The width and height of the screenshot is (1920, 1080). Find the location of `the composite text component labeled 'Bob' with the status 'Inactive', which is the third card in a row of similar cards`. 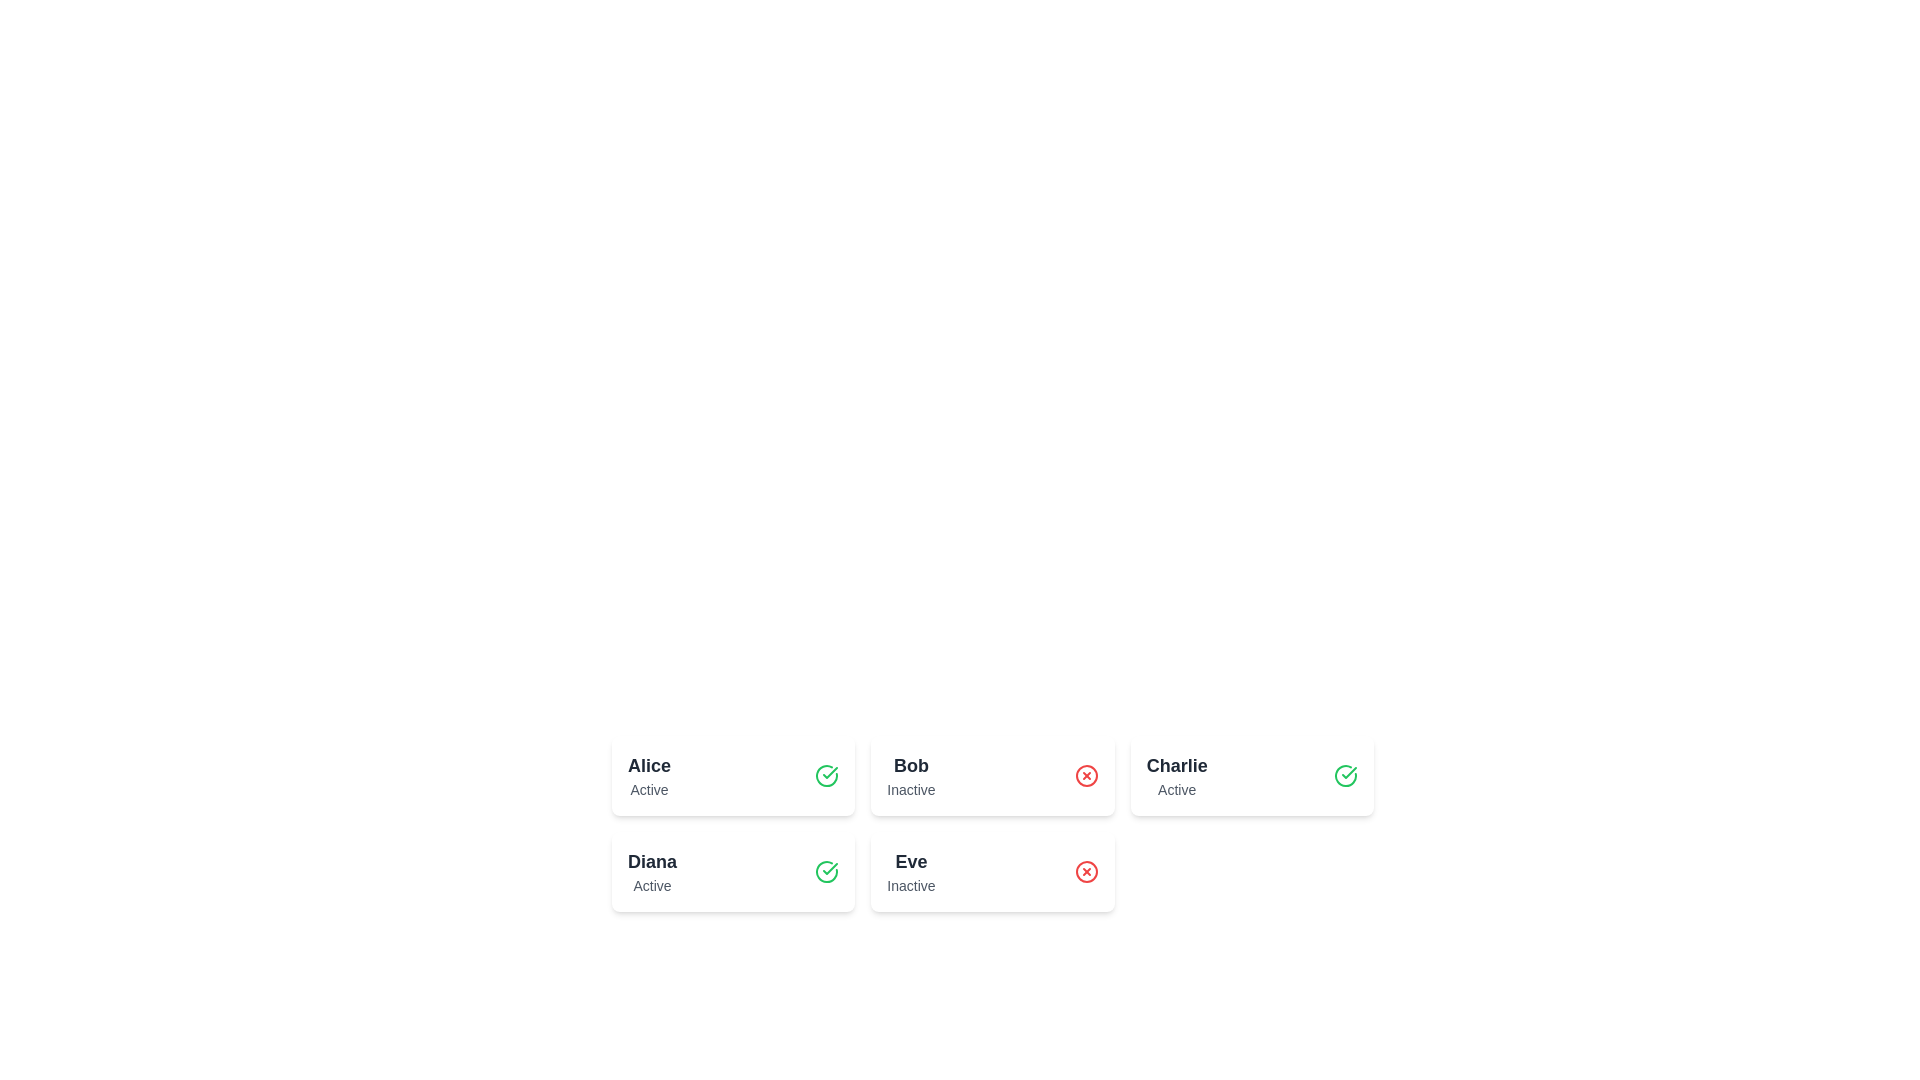

the composite text component labeled 'Bob' with the status 'Inactive', which is the third card in a row of similar cards is located at coordinates (910, 774).